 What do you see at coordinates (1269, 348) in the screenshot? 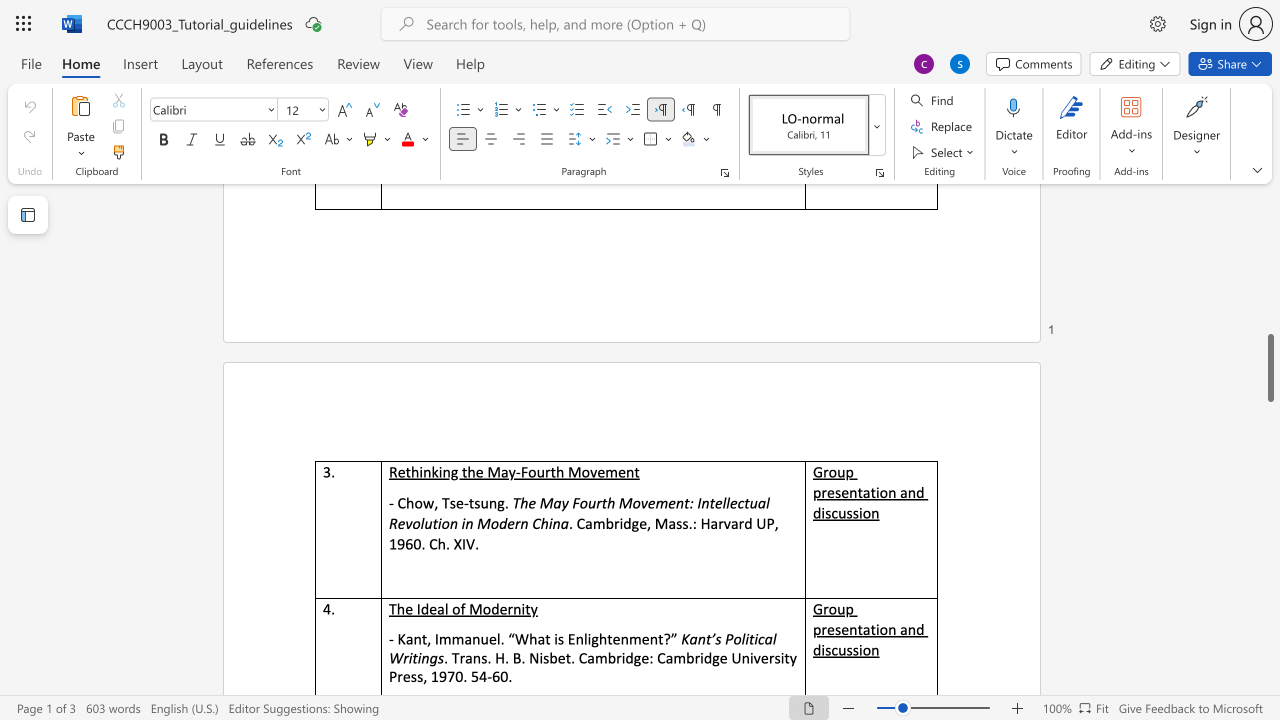
I see `the scrollbar to scroll upward` at bounding box center [1269, 348].